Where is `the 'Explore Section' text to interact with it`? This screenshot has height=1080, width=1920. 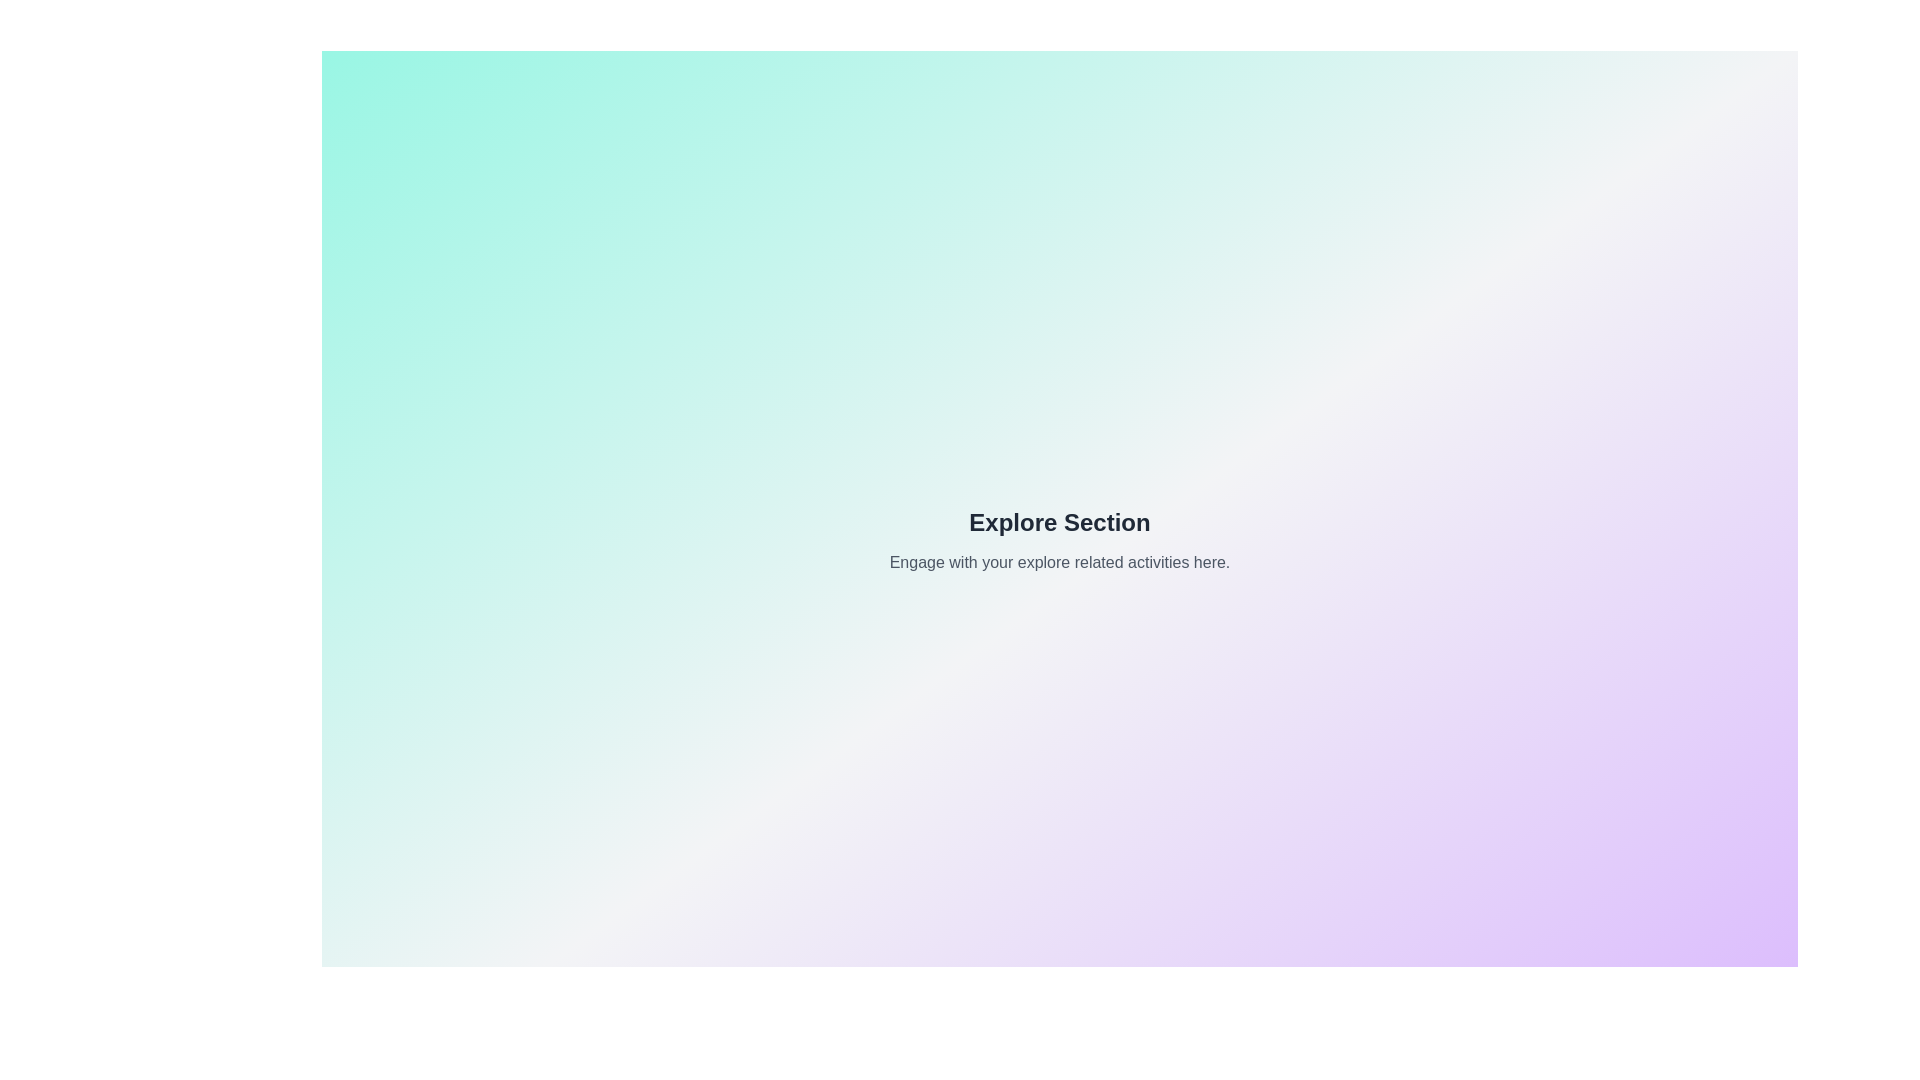
the 'Explore Section' text to interact with it is located at coordinates (1059, 522).